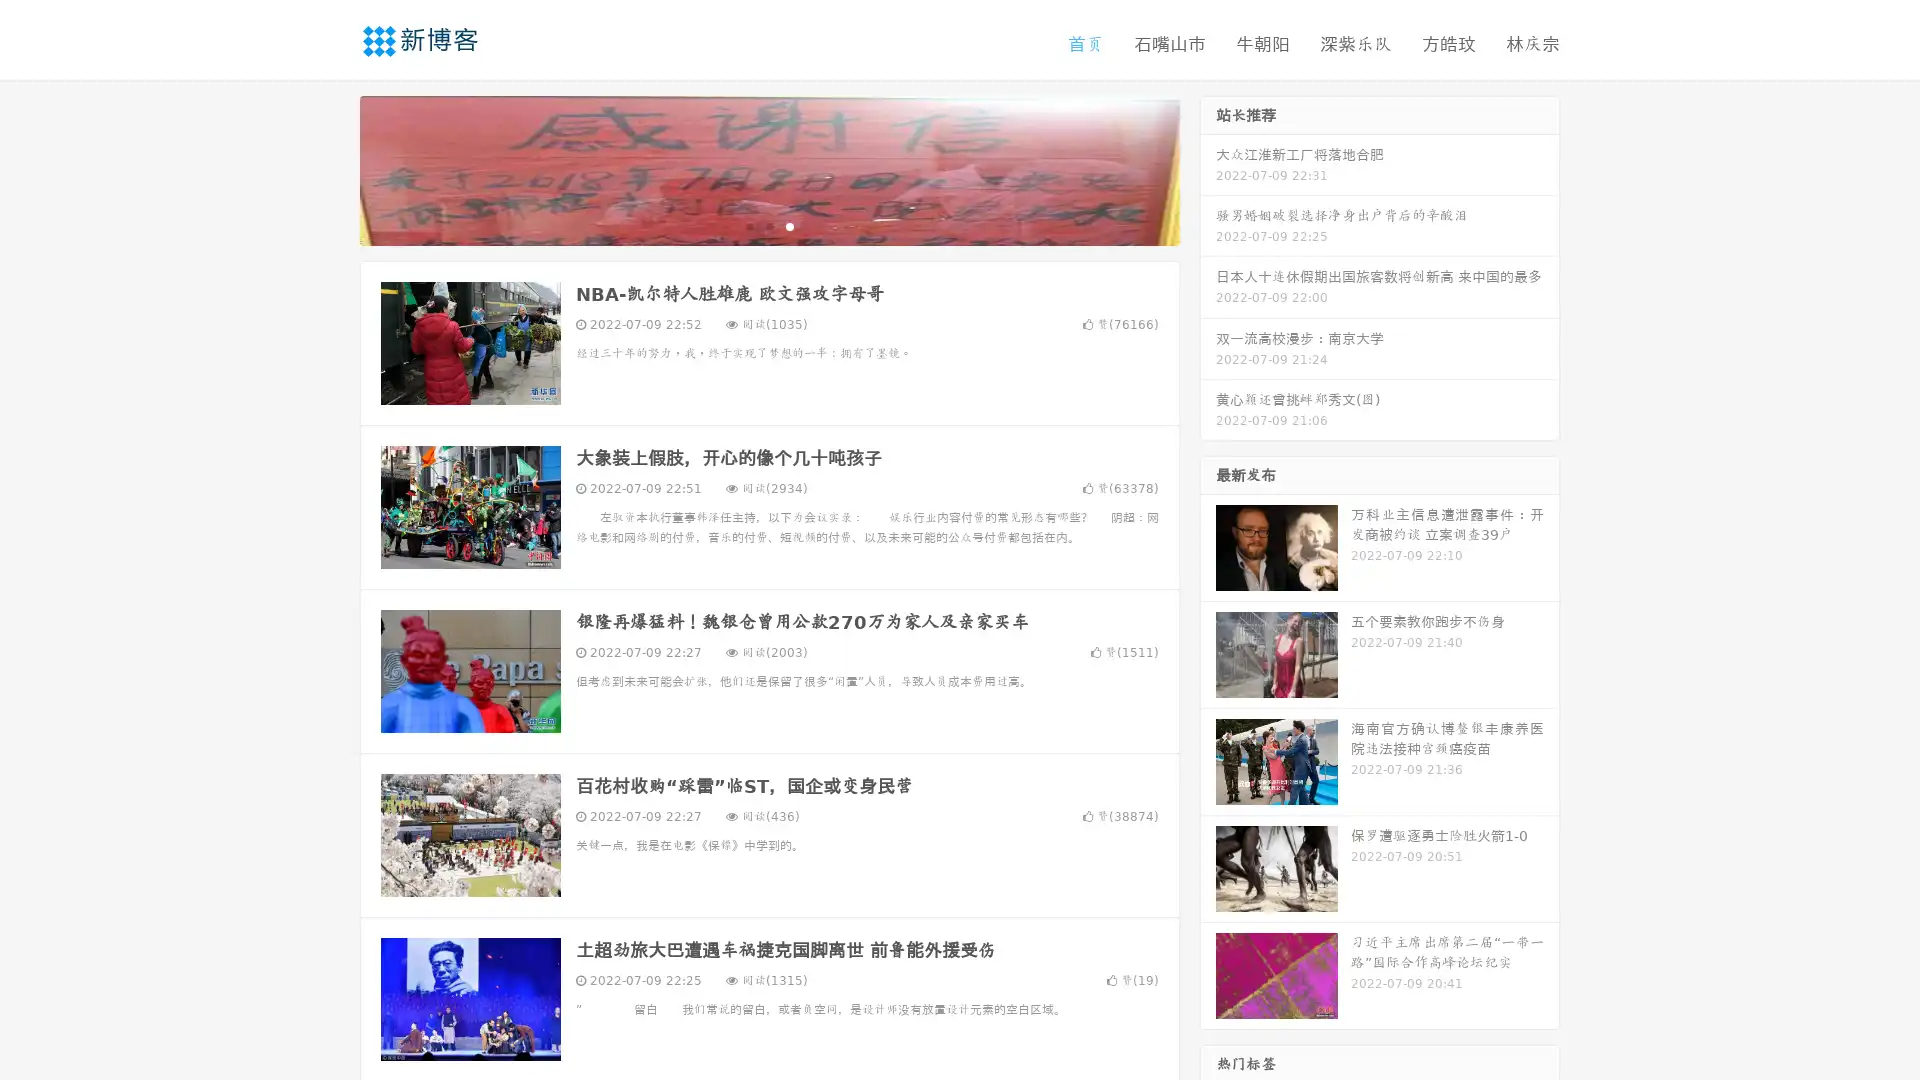 The image size is (1920, 1080). I want to click on Go to slide 3, so click(789, 225).